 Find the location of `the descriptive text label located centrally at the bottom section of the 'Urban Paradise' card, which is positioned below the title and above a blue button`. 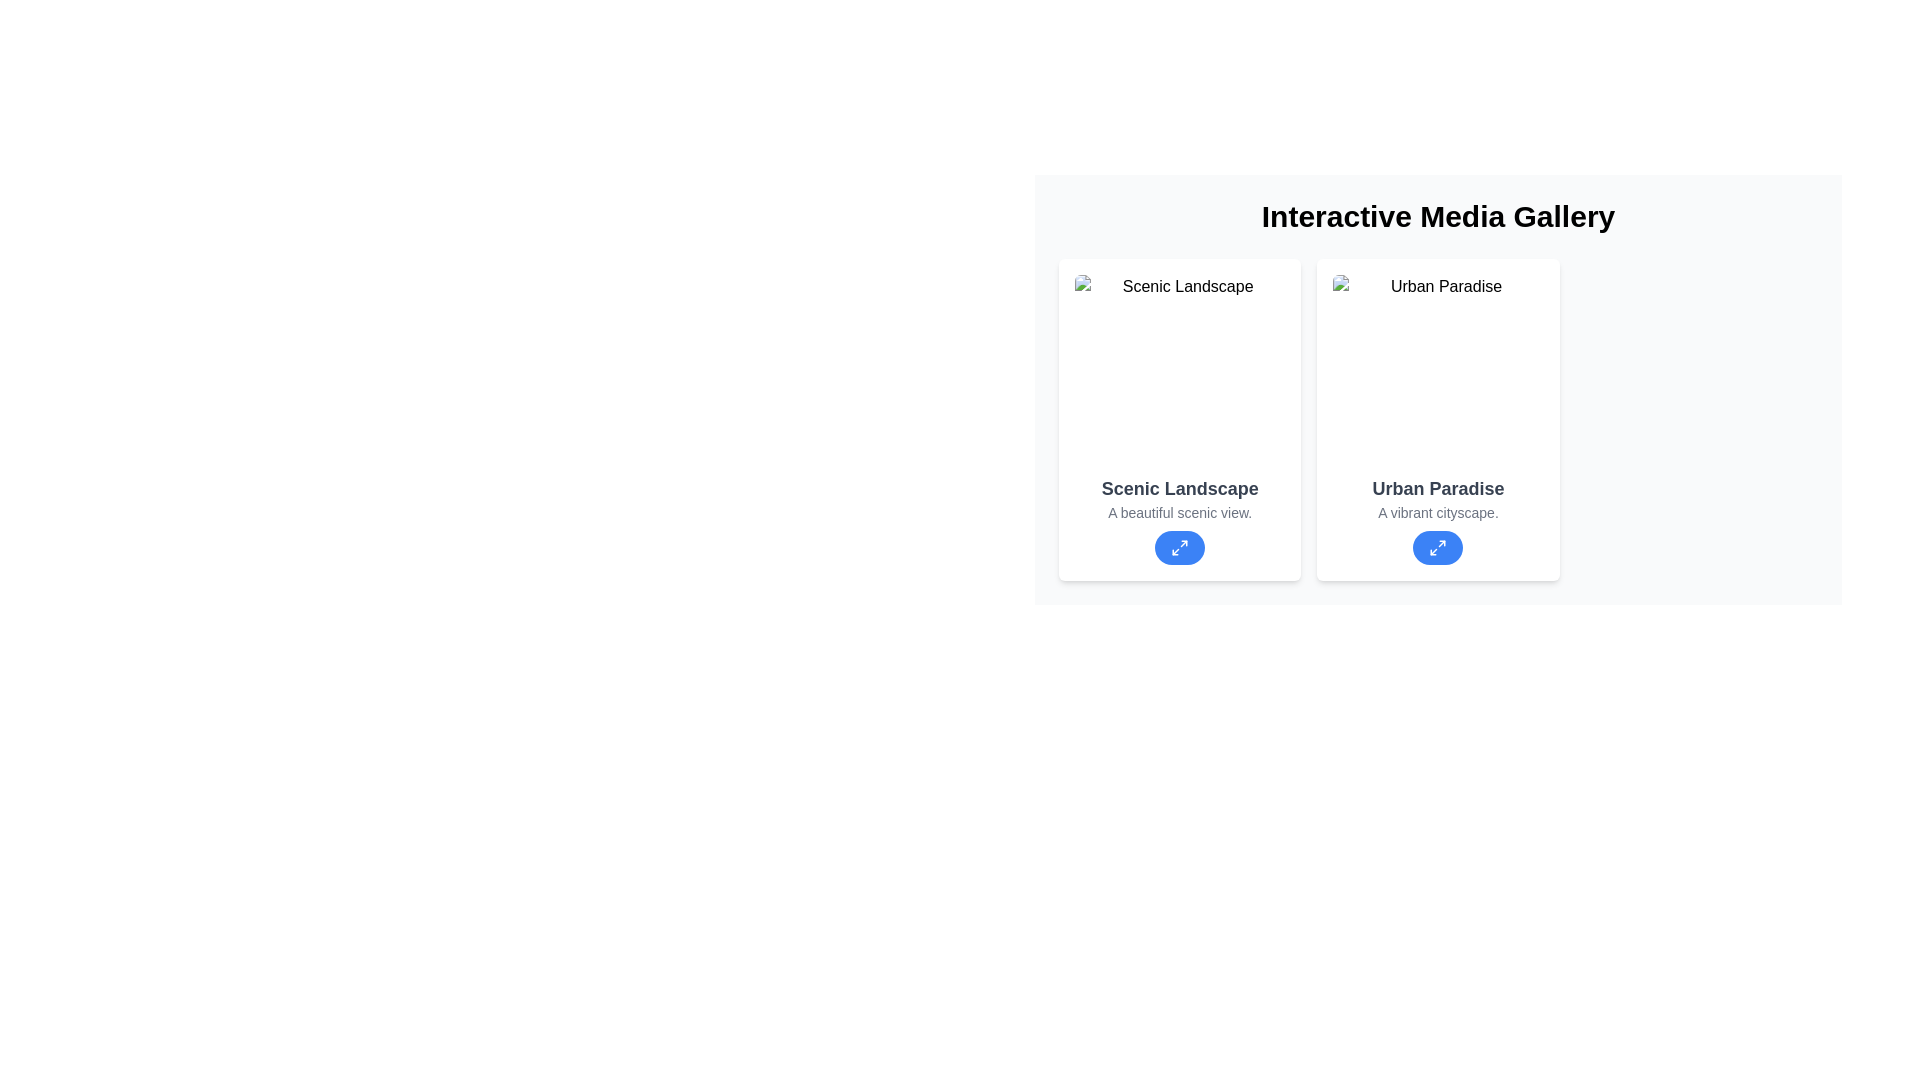

the descriptive text label located centrally at the bottom section of the 'Urban Paradise' card, which is positioned below the title and above a blue button is located at coordinates (1437, 512).